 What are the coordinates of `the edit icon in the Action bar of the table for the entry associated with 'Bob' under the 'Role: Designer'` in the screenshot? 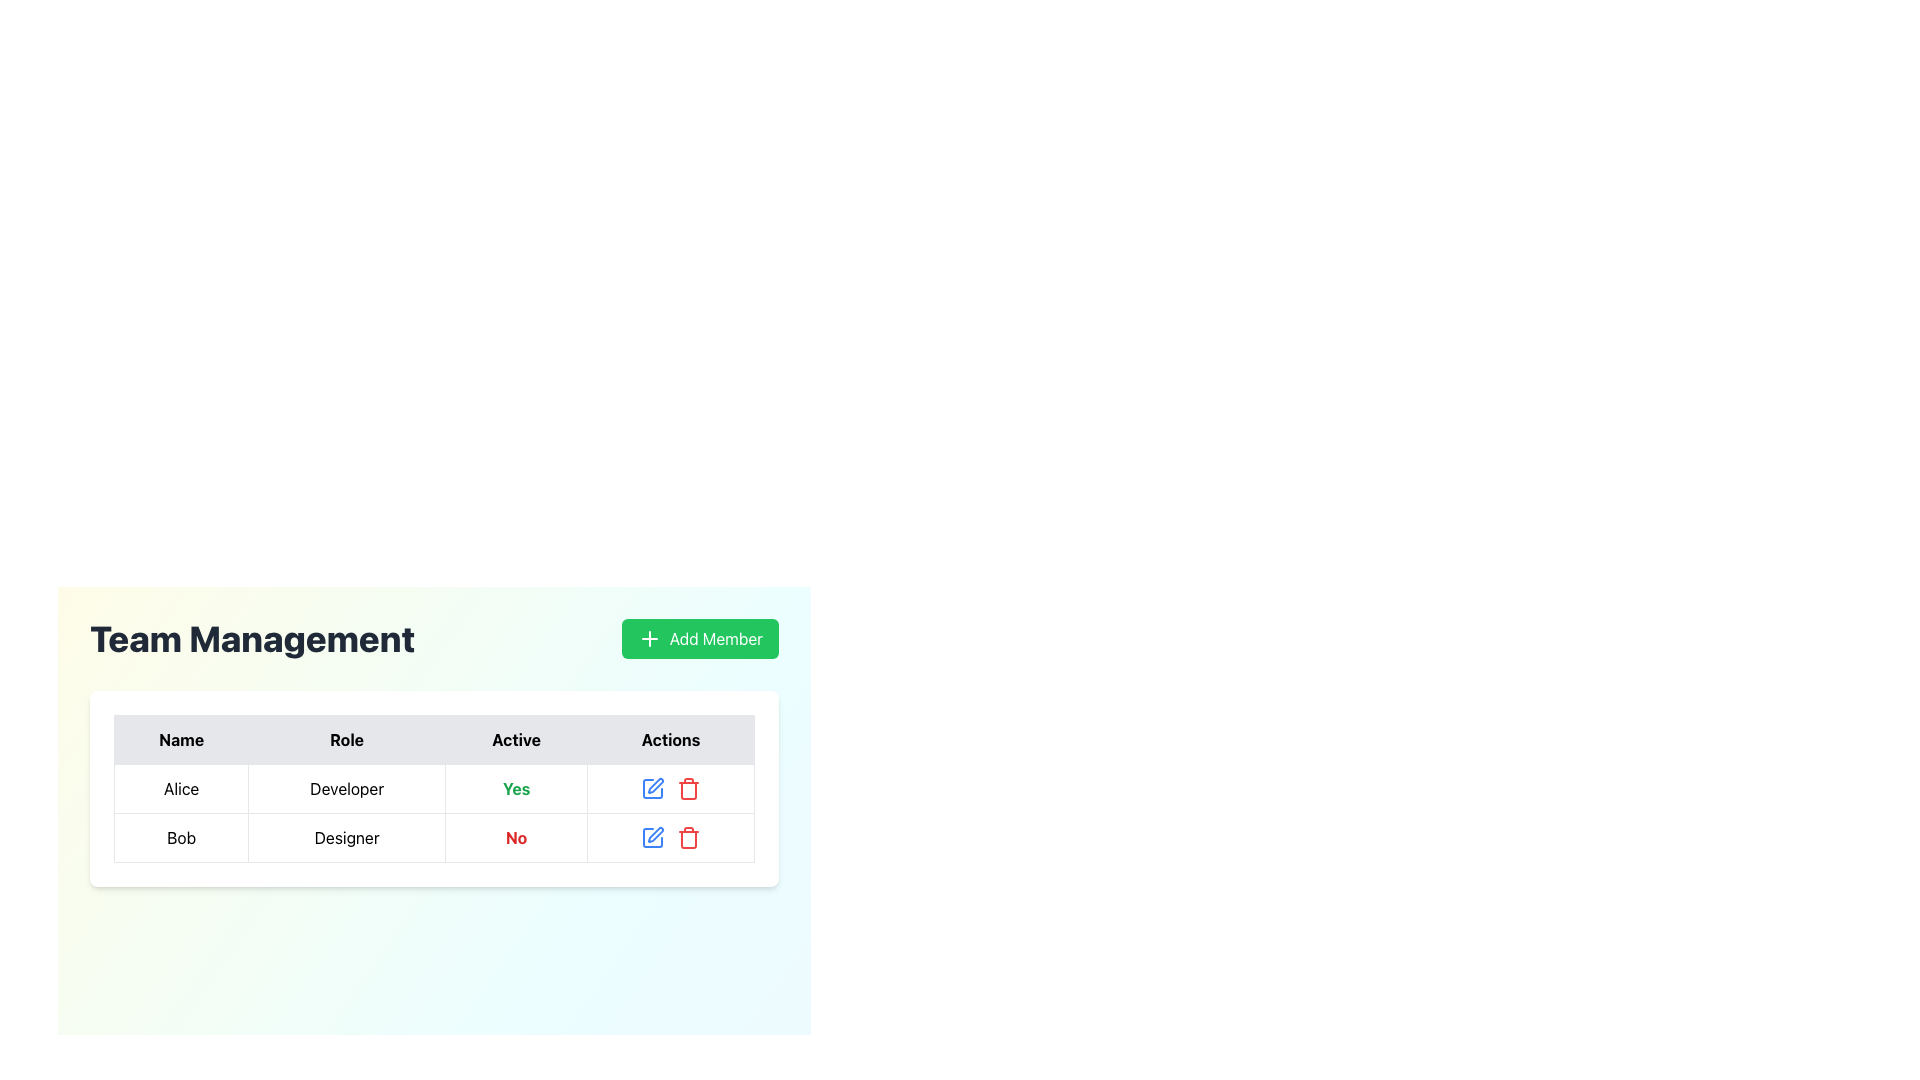 It's located at (671, 837).